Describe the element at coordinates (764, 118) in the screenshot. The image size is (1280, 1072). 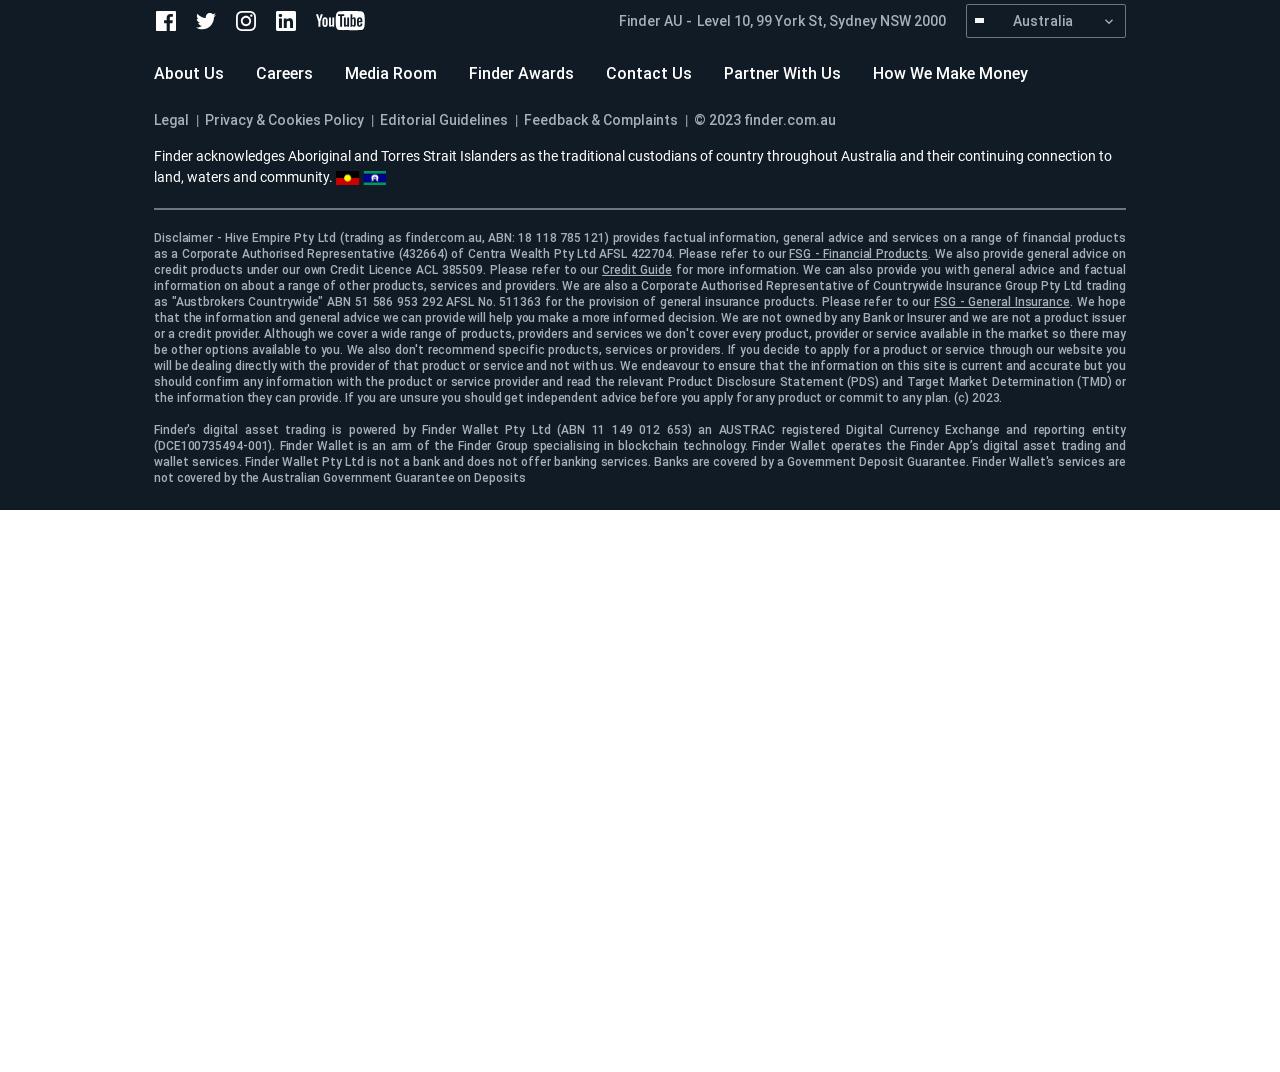
I see `'©
							2023
							finder.com.au'` at that location.